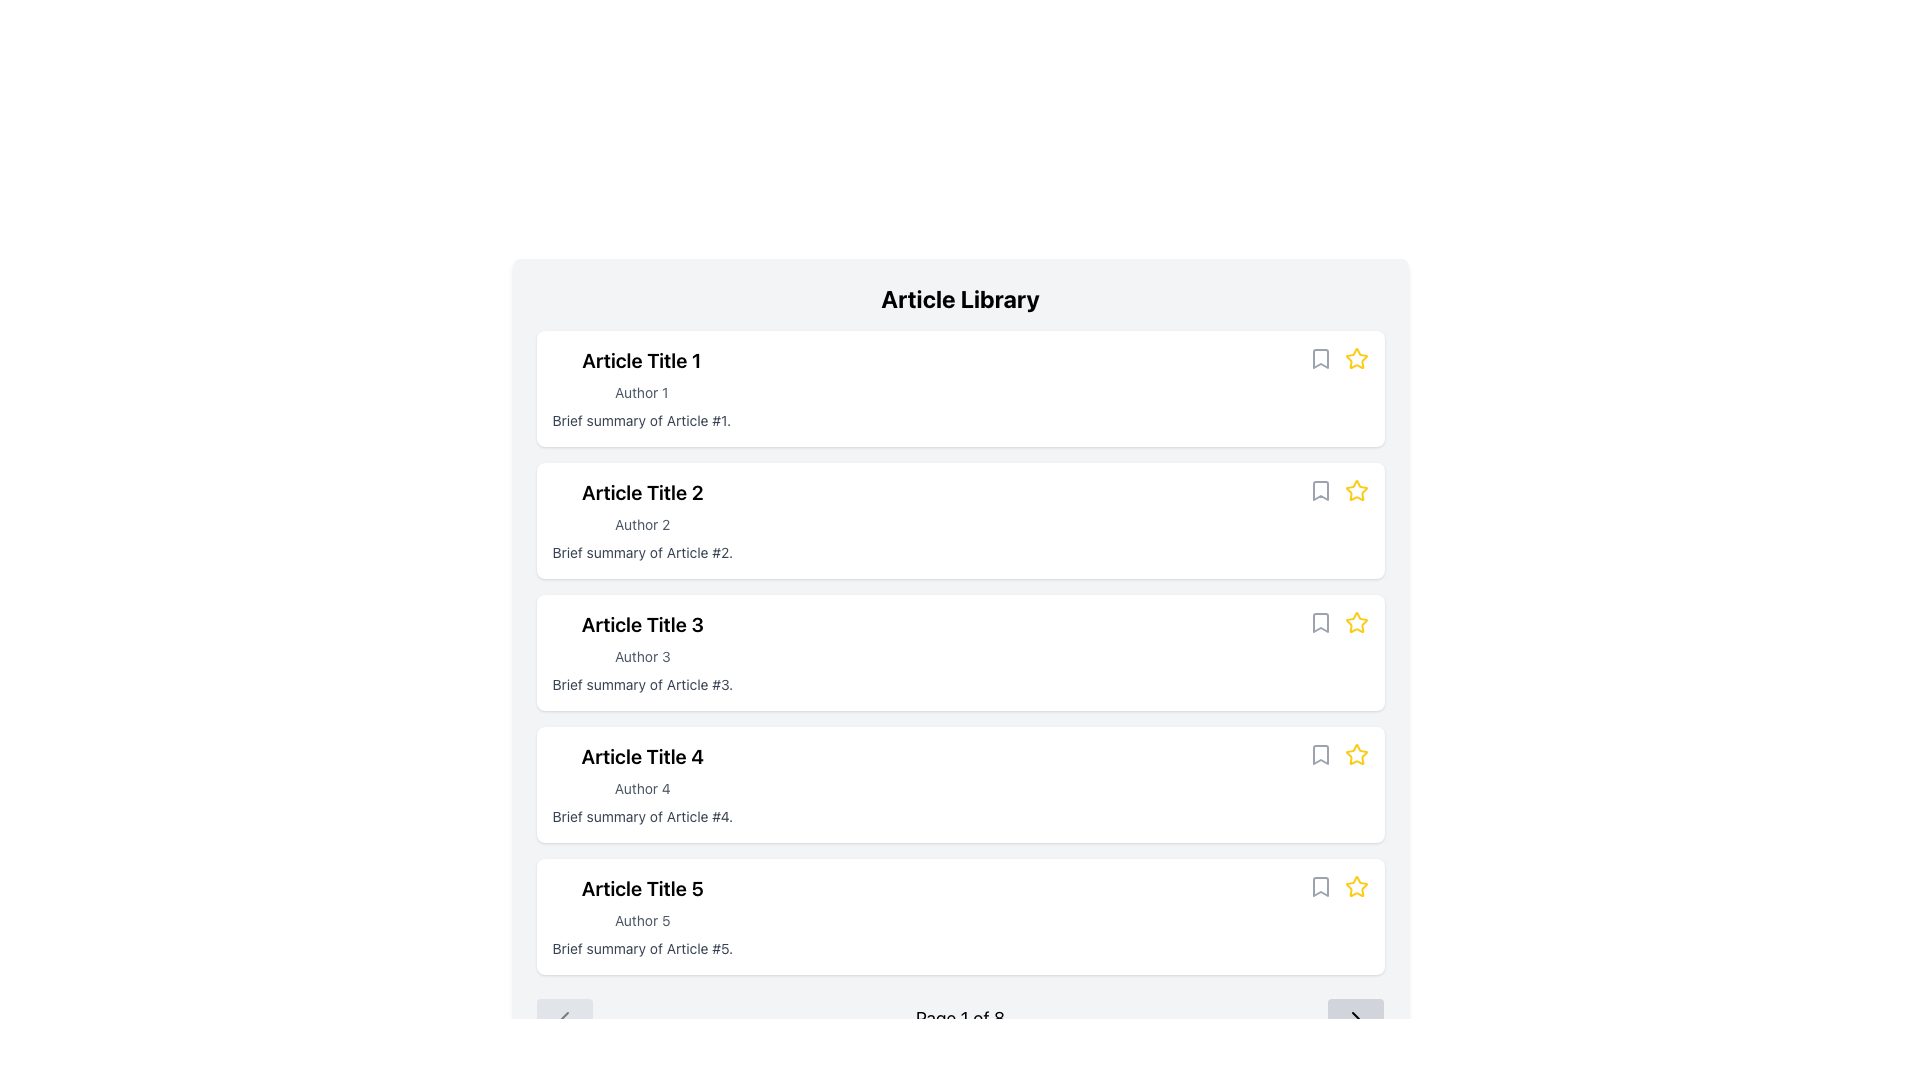  I want to click on the yellow star icon next to 'Article Title 4', so click(1356, 754).